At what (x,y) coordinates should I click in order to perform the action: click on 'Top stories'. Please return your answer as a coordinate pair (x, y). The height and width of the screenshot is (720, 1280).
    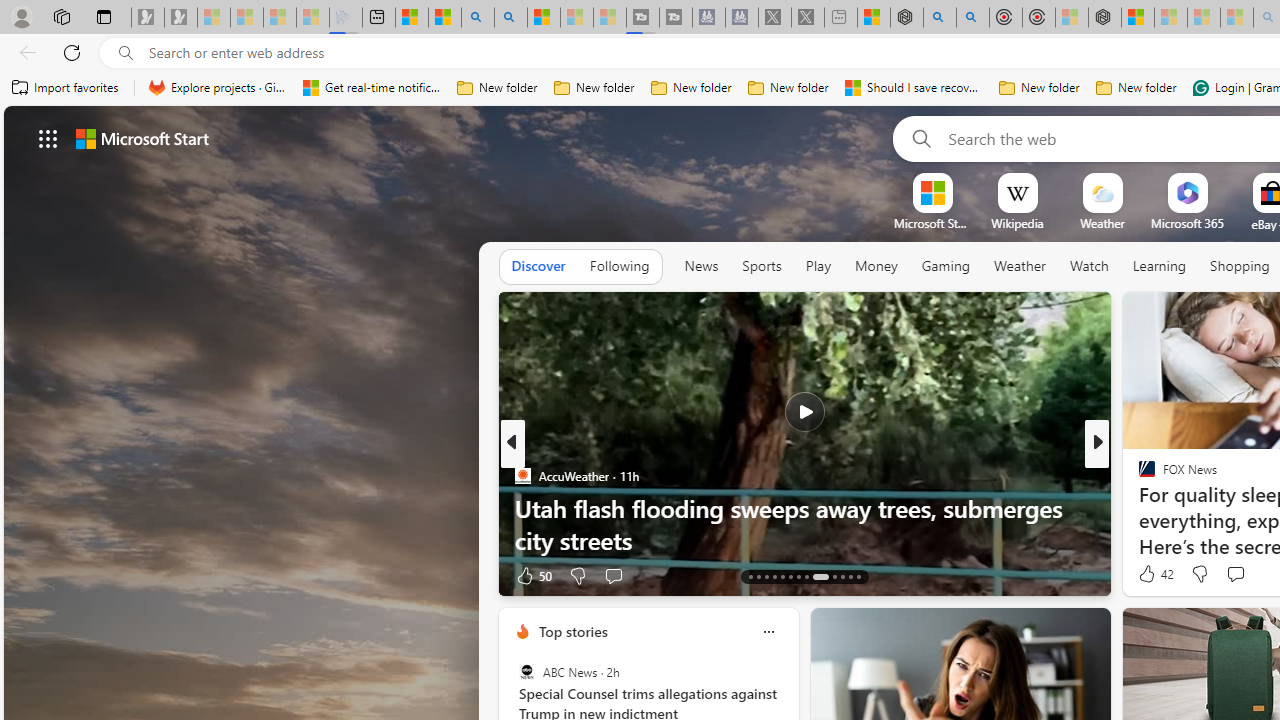
    Looking at the image, I should click on (571, 631).